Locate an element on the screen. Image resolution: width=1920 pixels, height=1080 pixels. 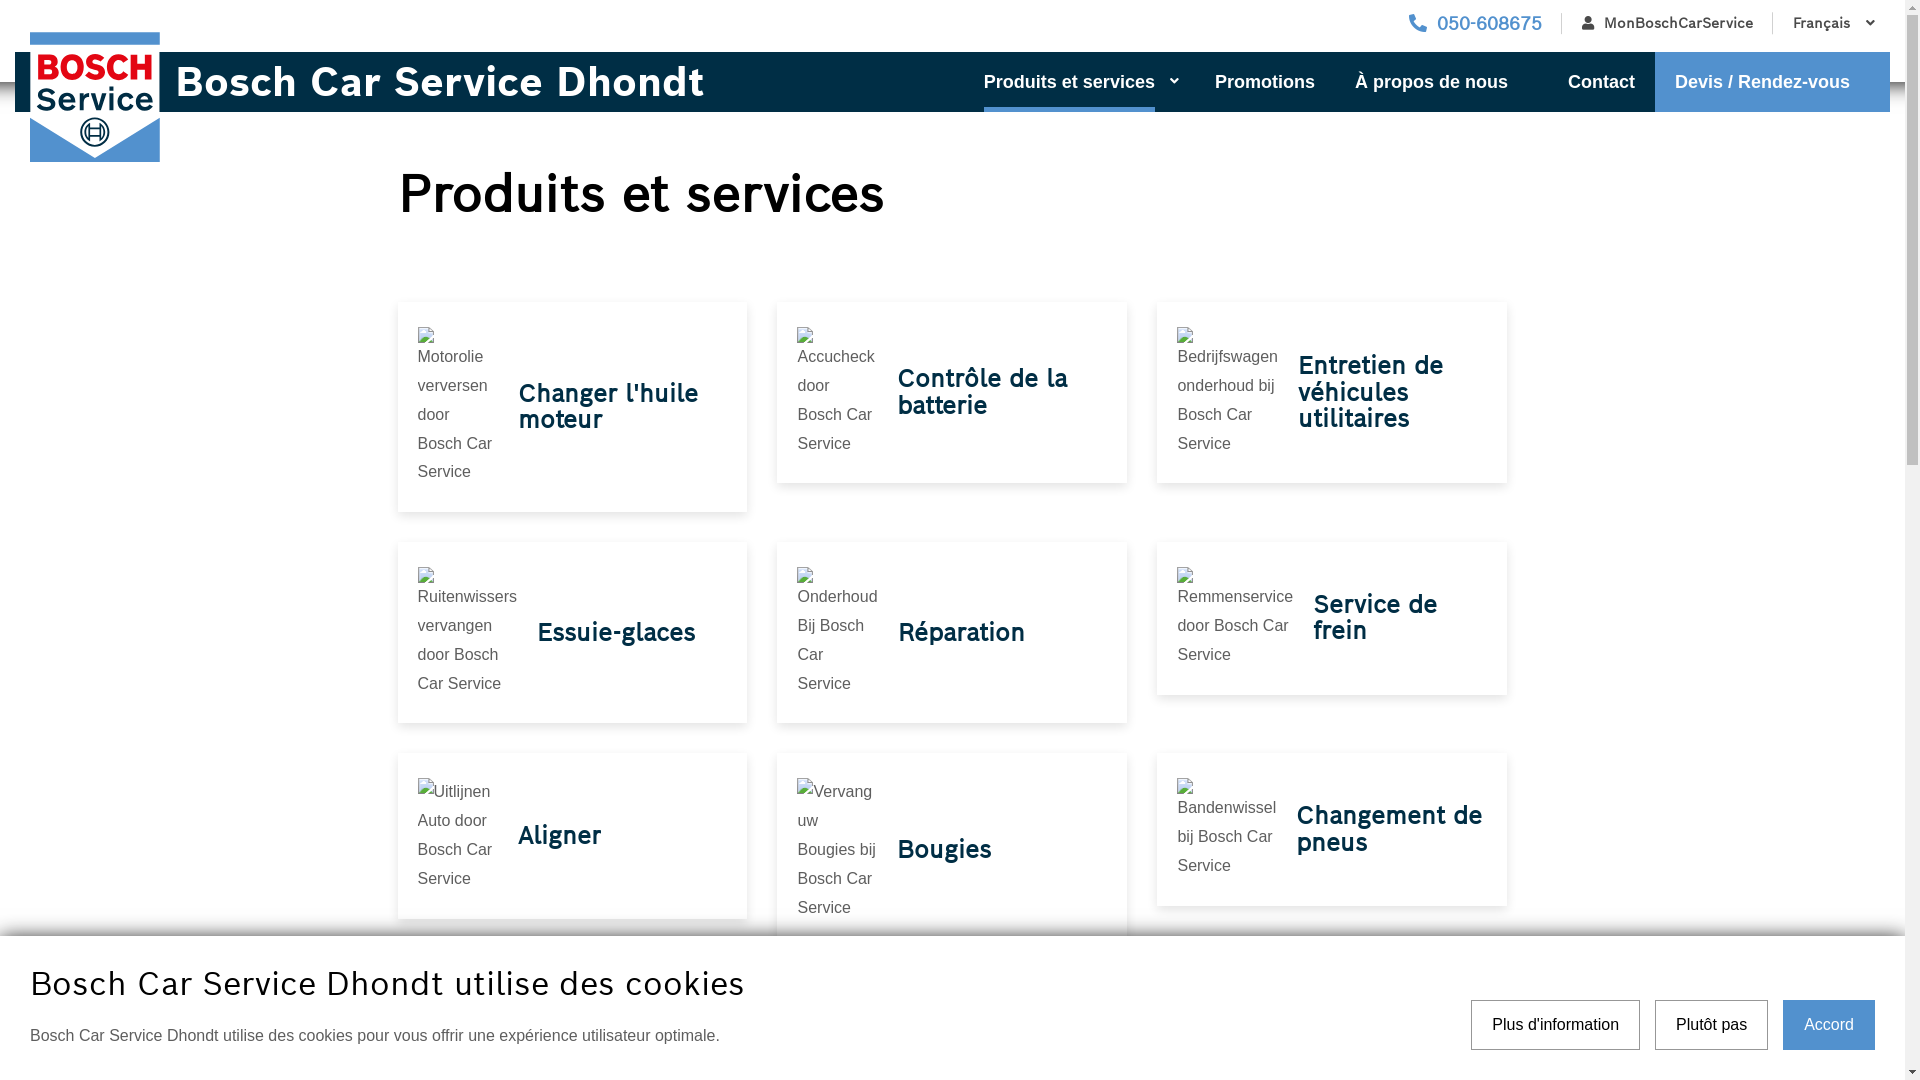
'Promotions' is located at coordinates (1264, 80).